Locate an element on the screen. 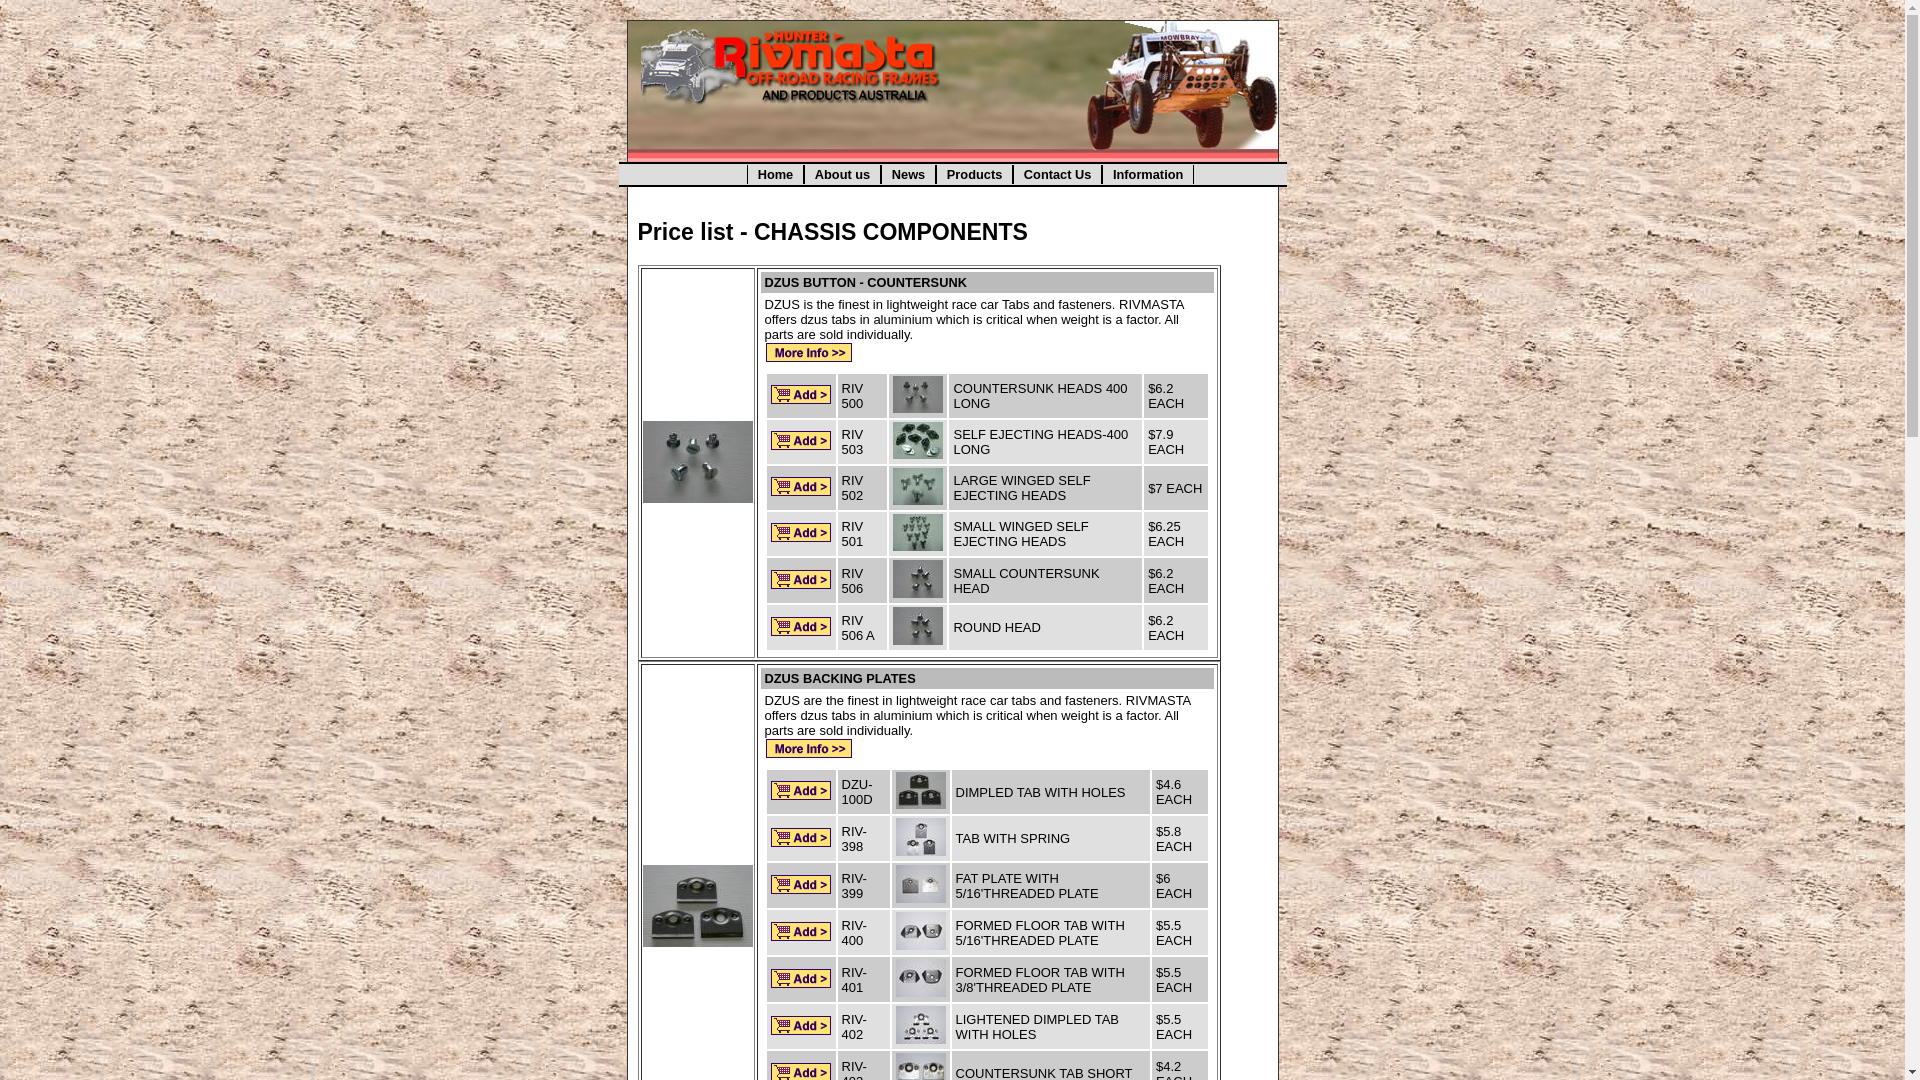  'Information' is located at coordinates (1101, 173).